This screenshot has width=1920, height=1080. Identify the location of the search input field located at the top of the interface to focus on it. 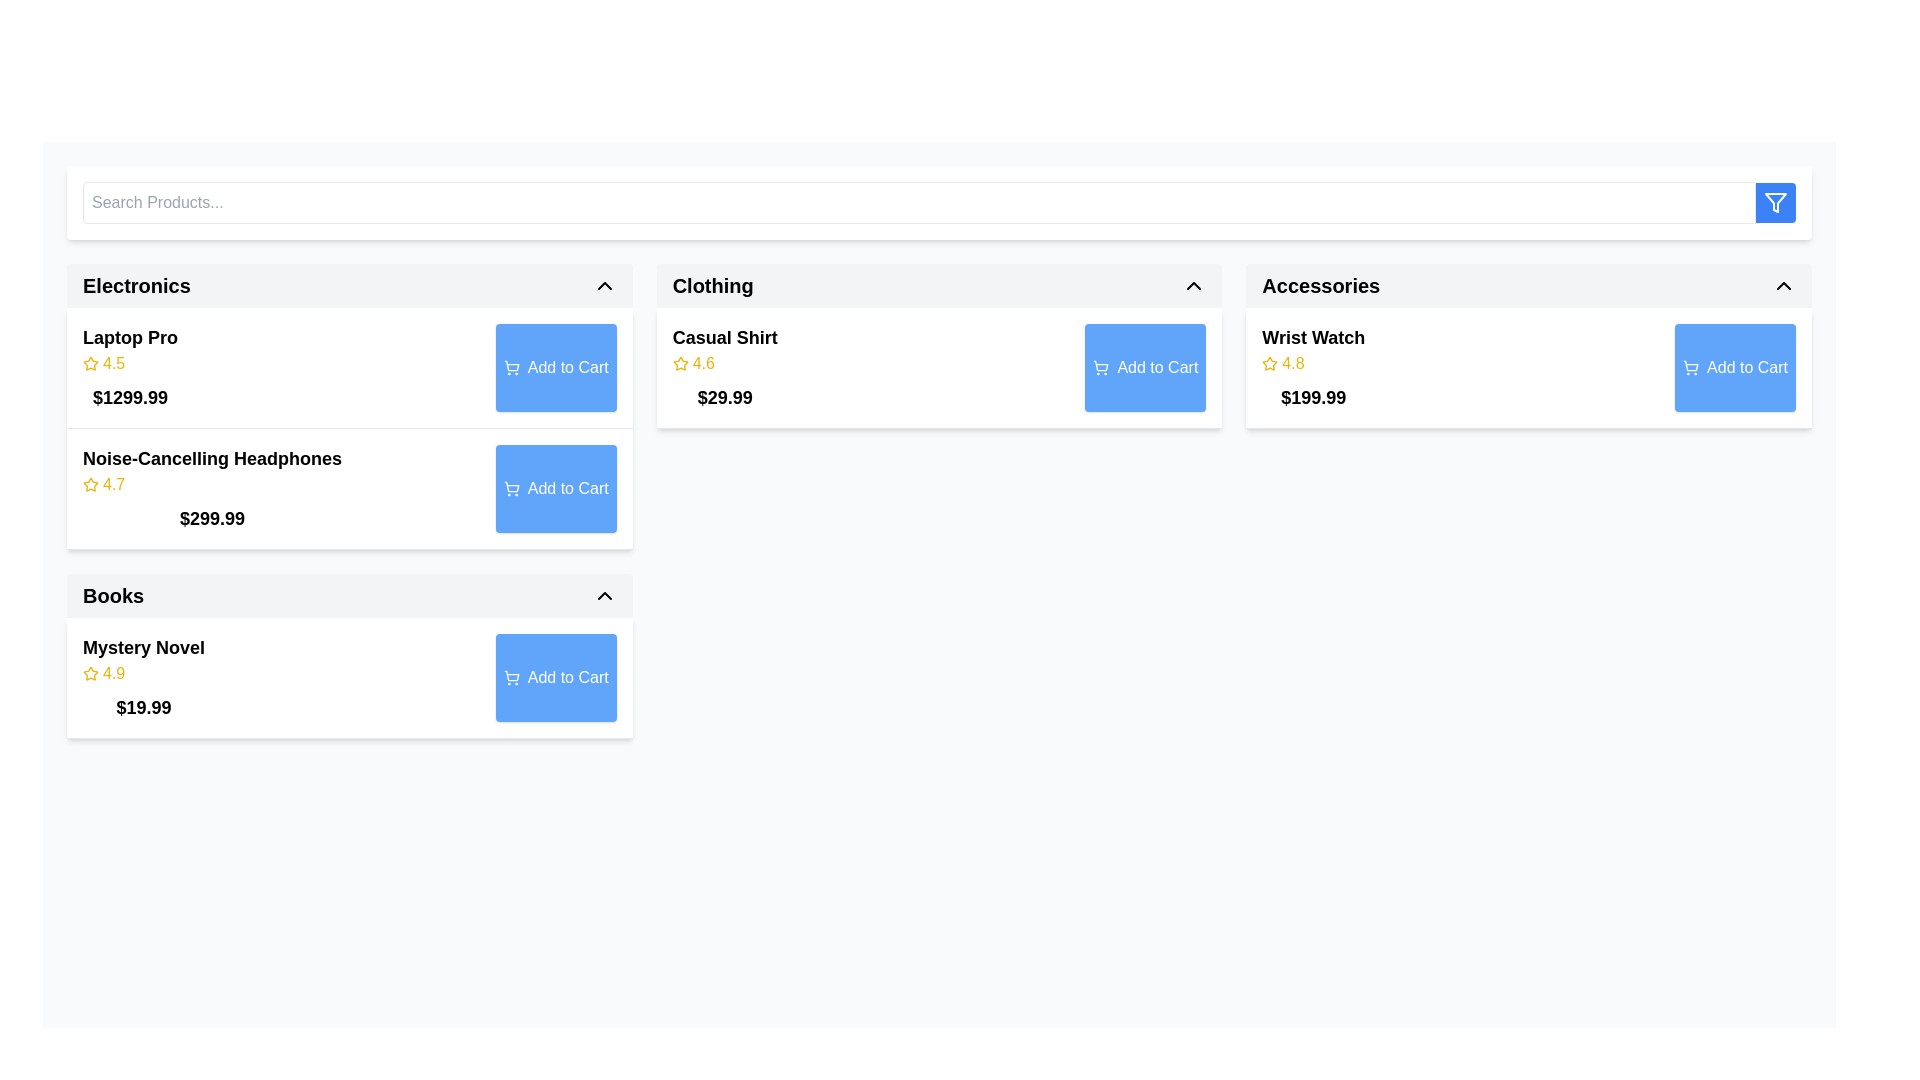
(918, 203).